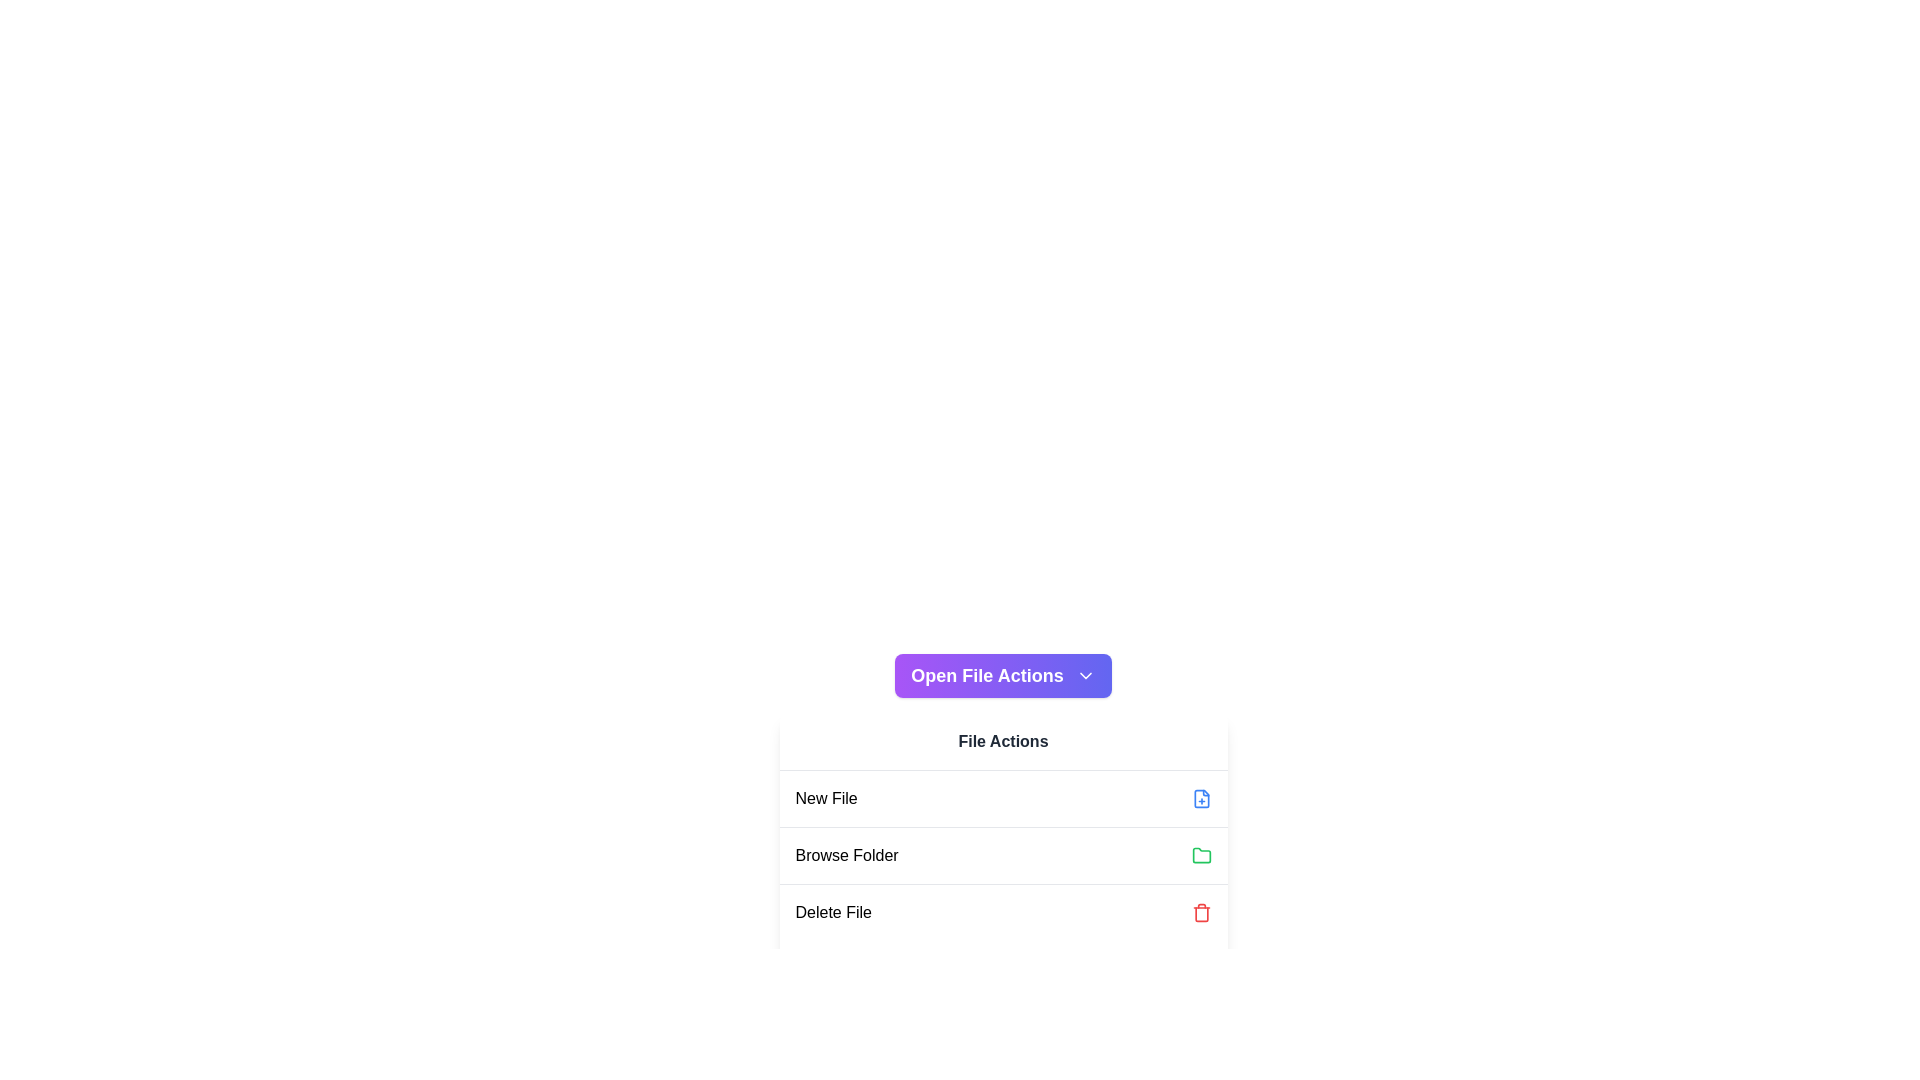 The image size is (1920, 1080). Describe the element at coordinates (1003, 675) in the screenshot. I see `the prominently styled button labeled 'Open File Actions' with a gradient color scheme to observe any hover effects` at that location.